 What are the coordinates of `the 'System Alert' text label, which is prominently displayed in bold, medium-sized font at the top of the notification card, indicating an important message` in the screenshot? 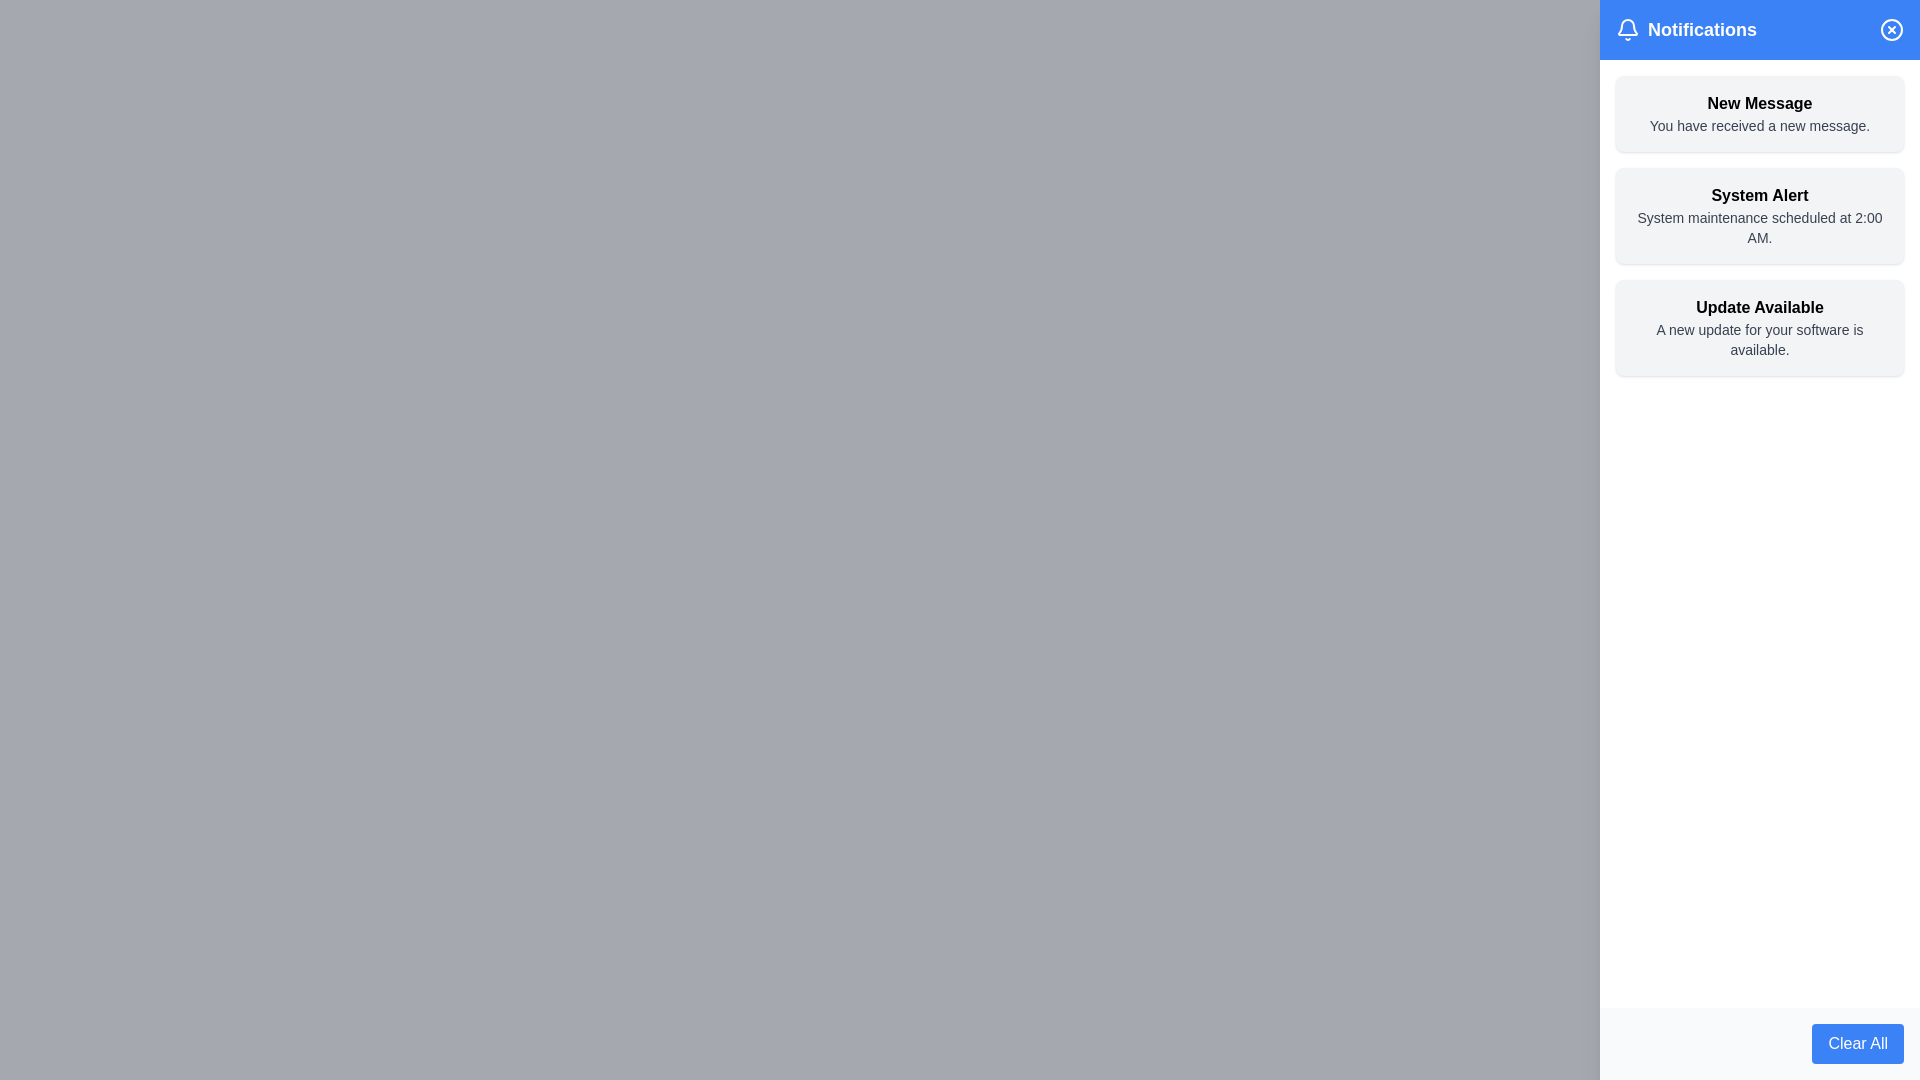 It's located at (1760, 196).